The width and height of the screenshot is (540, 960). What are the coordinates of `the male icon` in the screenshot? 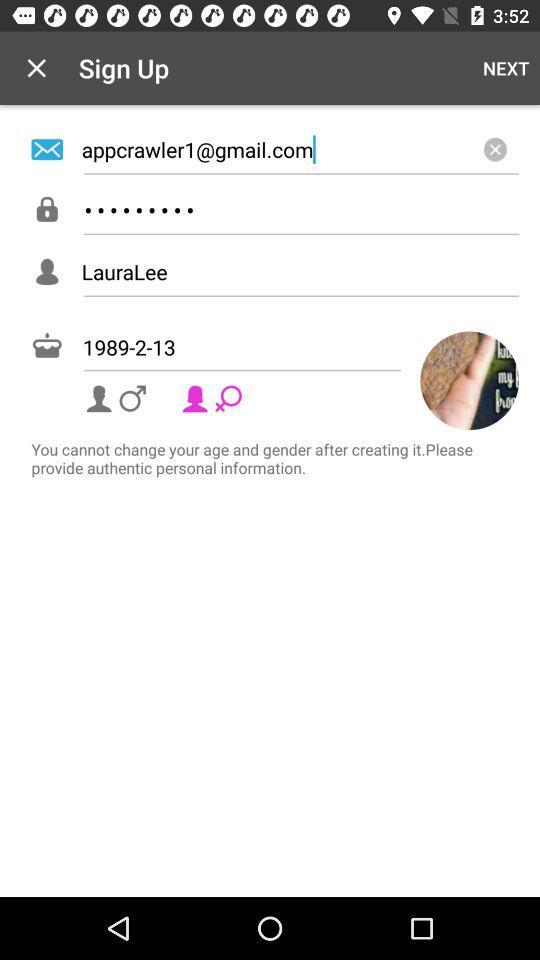 It's located at (117, 397).